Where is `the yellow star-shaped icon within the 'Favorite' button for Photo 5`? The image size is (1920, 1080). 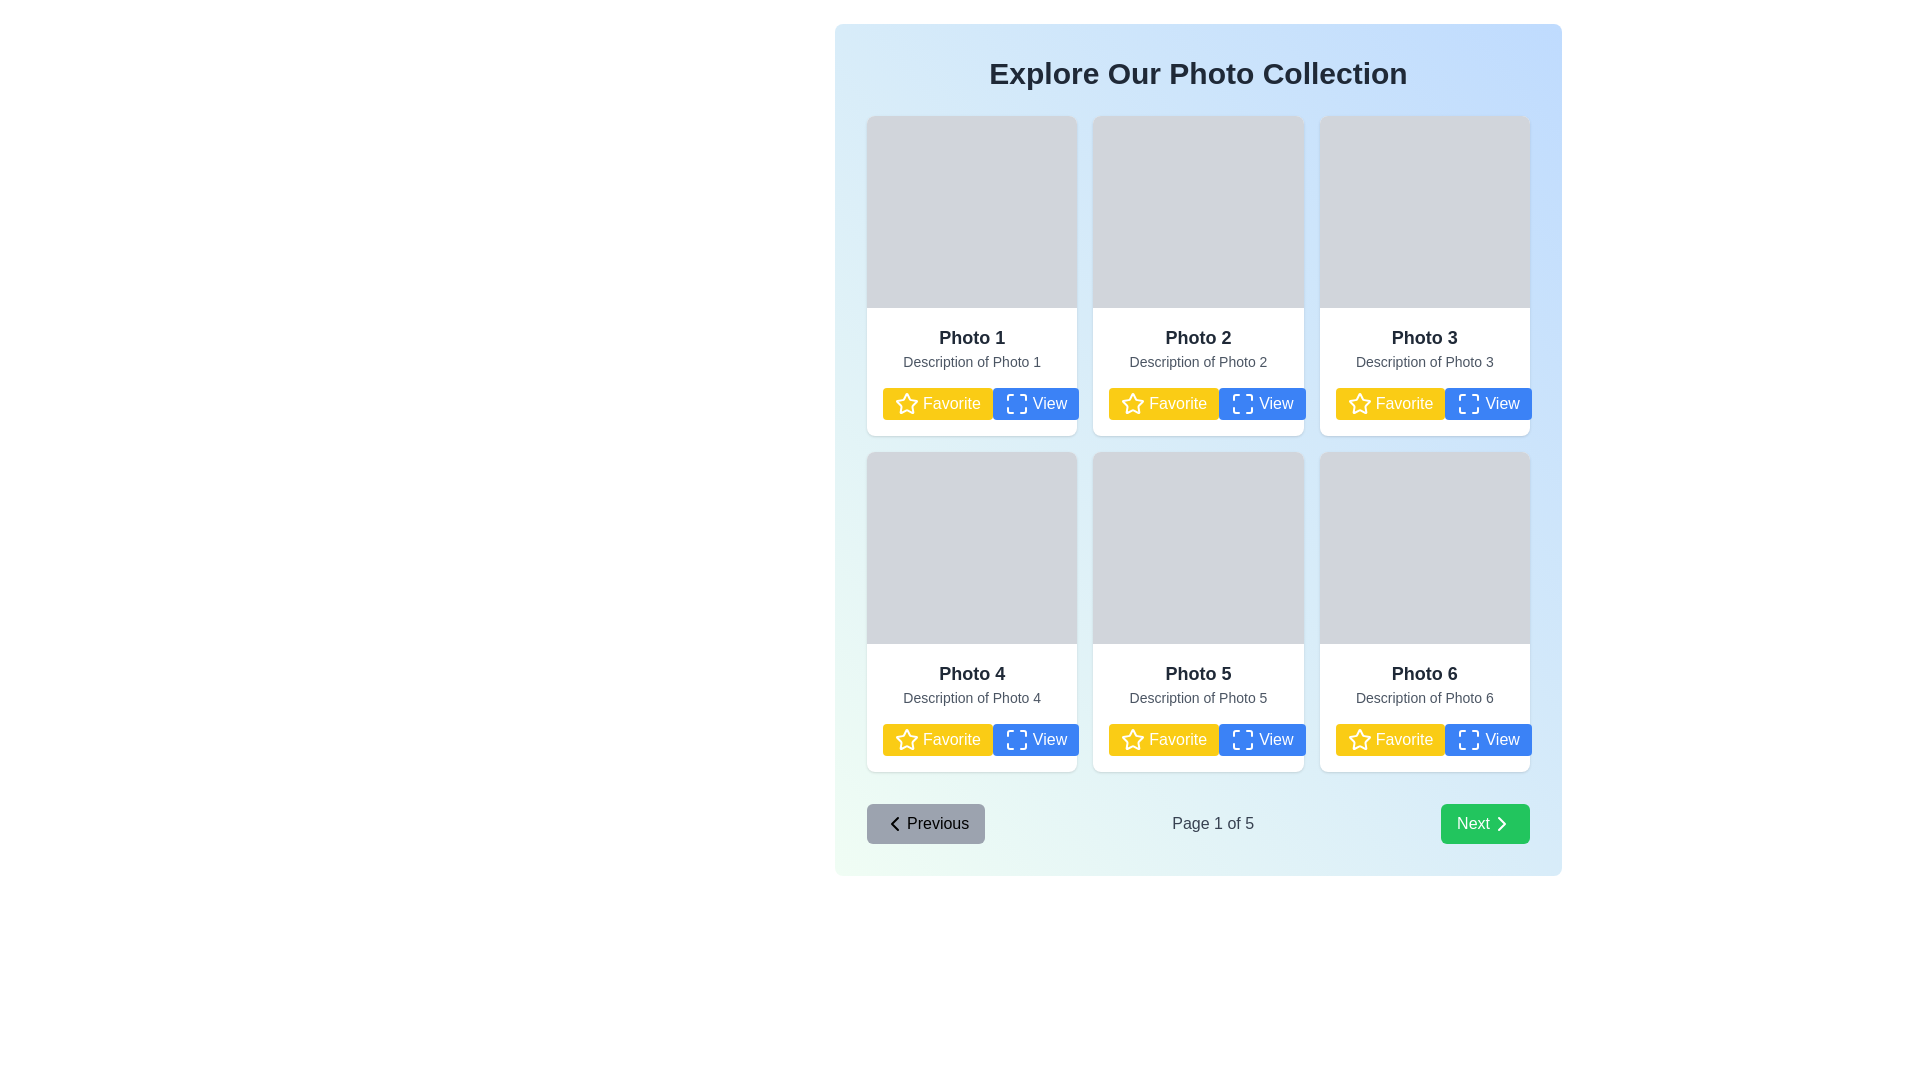
the yellow star-shaped icon within the 'Favorite' button for Photo 5 is located at coordinates (1133, 739).